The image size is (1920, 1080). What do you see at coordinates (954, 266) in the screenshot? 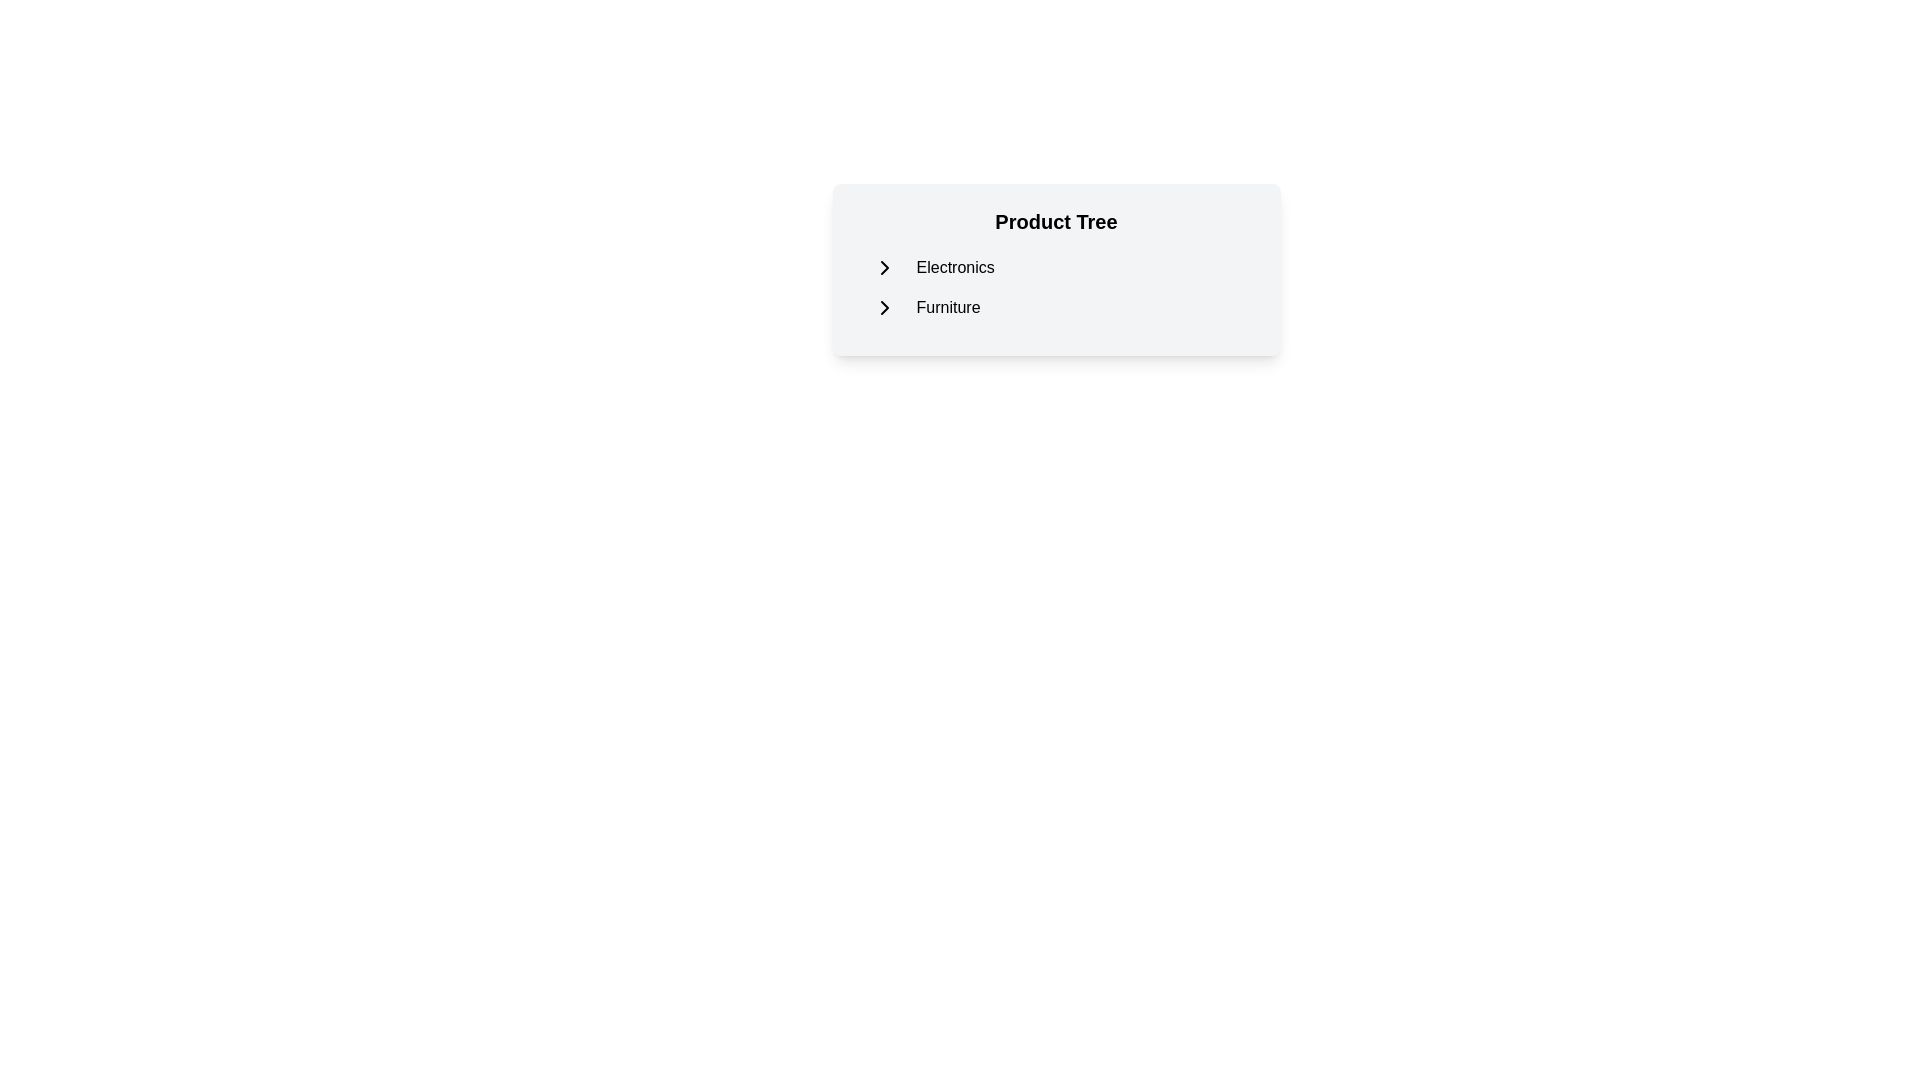
I see `the 'Electronics' button, which is styled with padding and rounded corners, located under the 'Product Tree' heading and to the right of a left-facing chevron icon` at bounding box center [954, 266].